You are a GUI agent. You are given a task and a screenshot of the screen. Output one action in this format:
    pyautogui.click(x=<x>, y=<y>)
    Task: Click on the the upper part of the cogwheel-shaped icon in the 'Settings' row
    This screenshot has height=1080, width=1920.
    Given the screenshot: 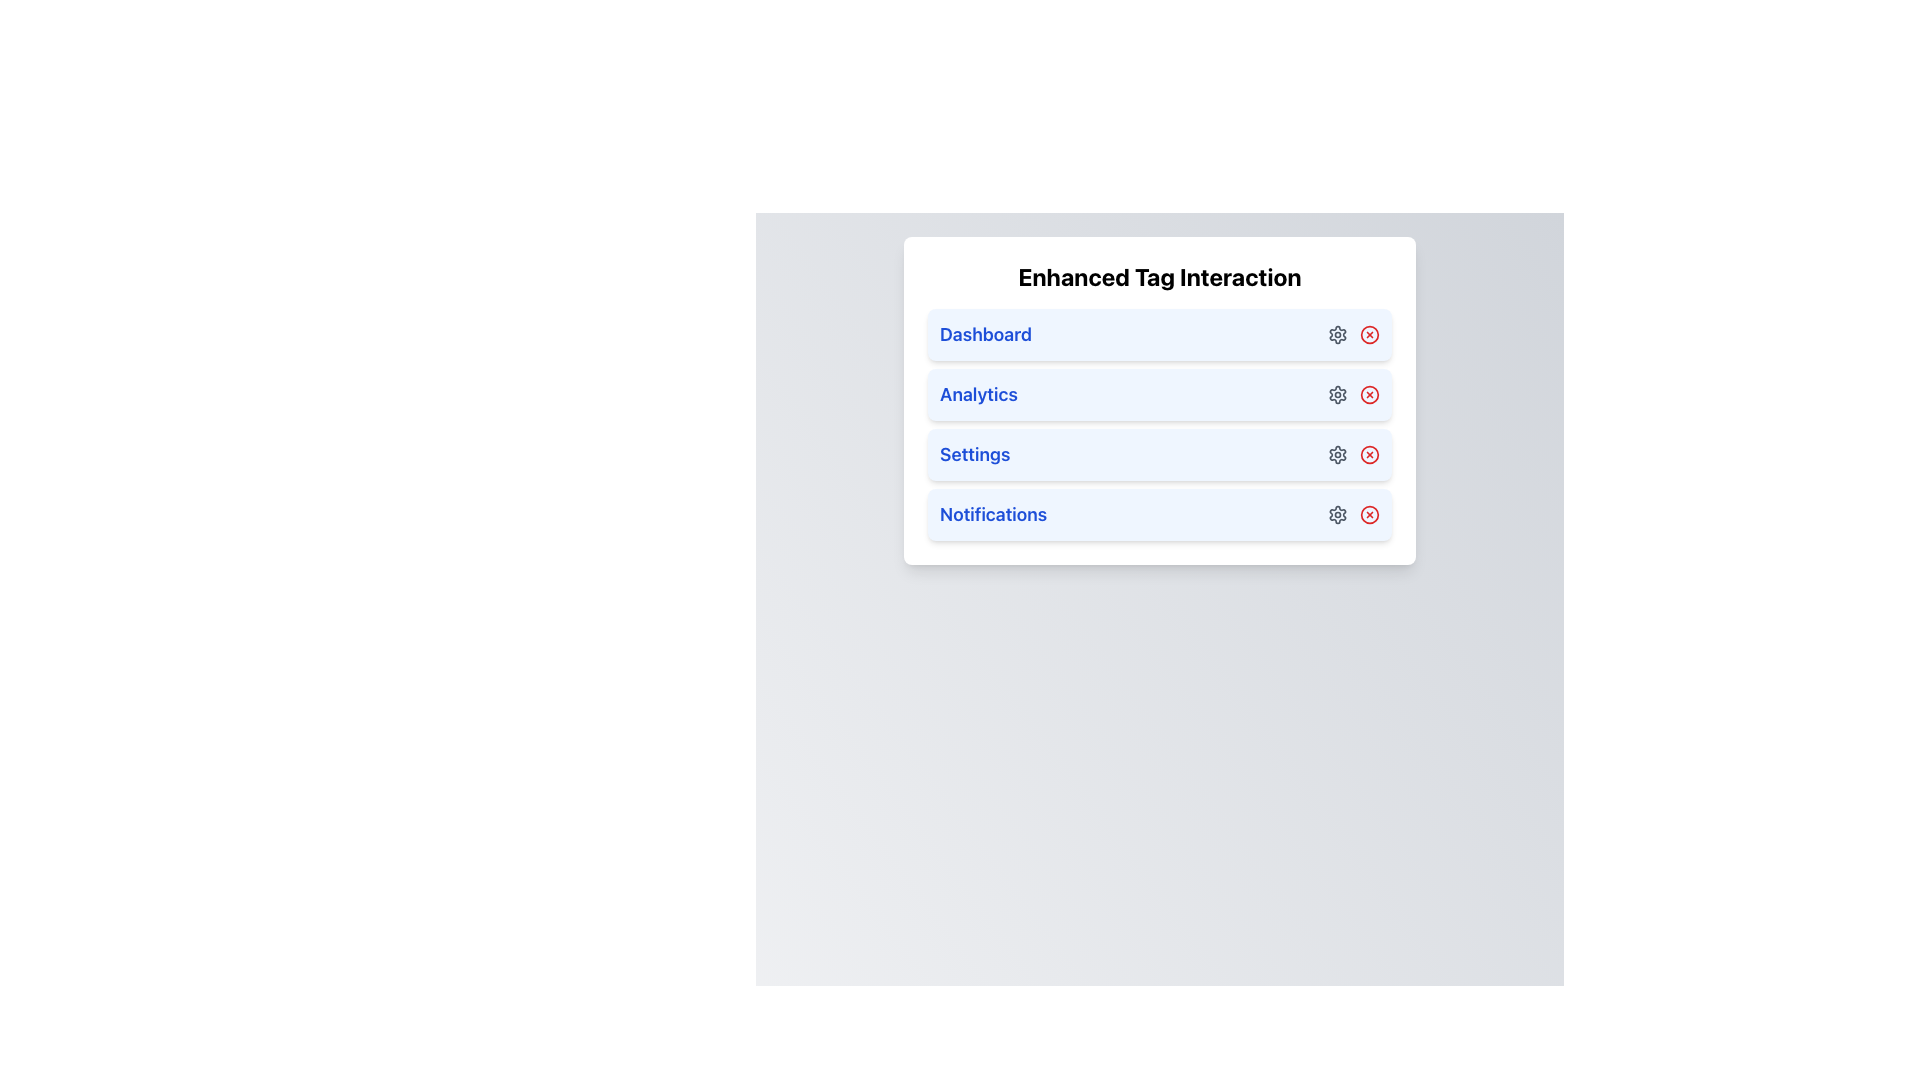 What is the action you would take?
    pyautogui.click(x=1338, y=455)
    